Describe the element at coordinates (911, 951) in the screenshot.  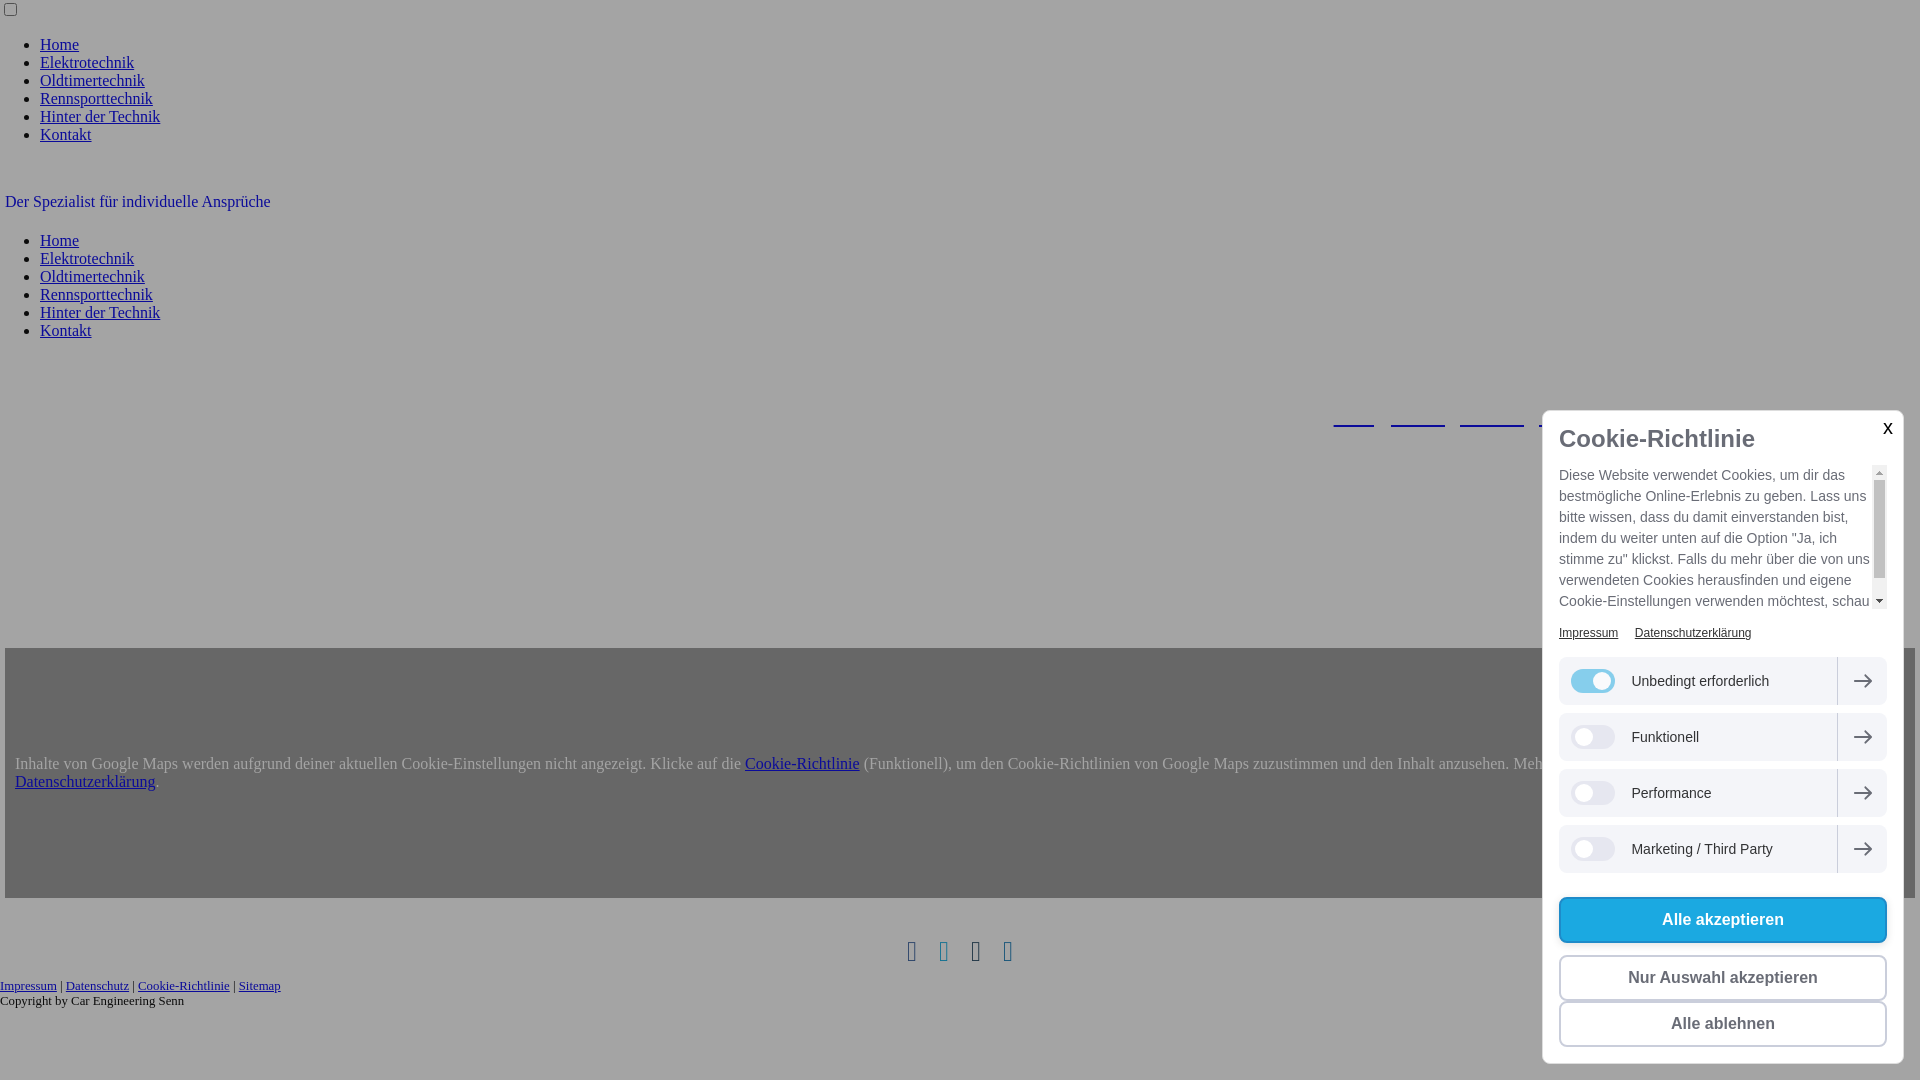
I see `'Facebook'` at that location.